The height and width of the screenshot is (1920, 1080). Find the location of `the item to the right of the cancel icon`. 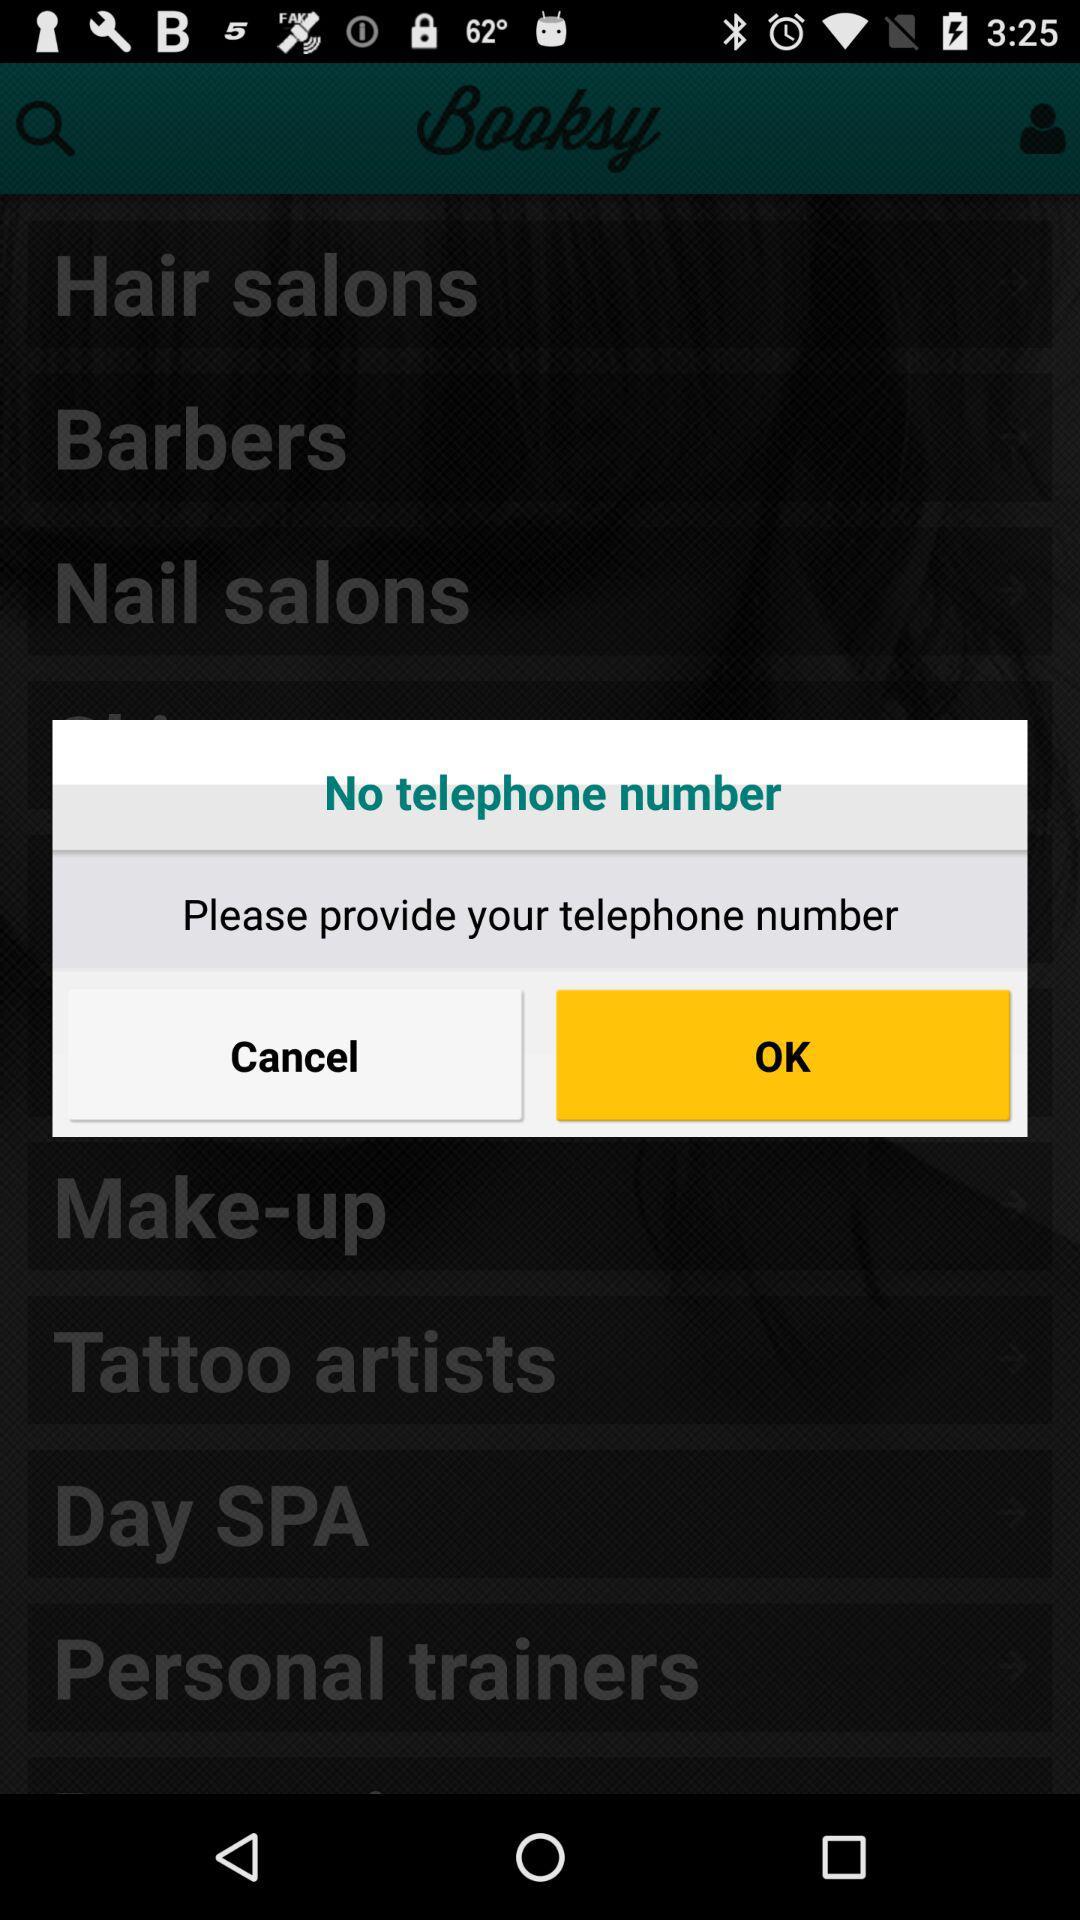

the item to the right of the cancel icon is located at coordinates (782, 1054).